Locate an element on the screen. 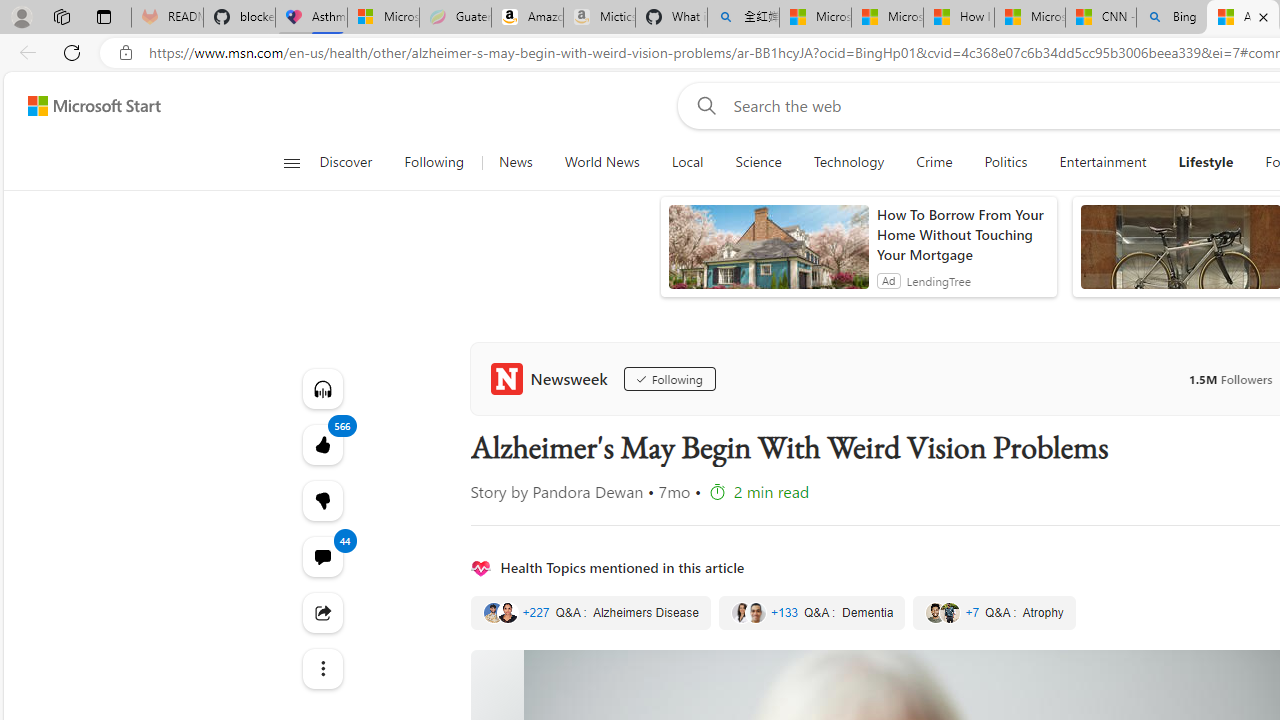 The width and height of the screenshot is (1280, 720). 'Class: at-item' is located at coordinates (322, 668).